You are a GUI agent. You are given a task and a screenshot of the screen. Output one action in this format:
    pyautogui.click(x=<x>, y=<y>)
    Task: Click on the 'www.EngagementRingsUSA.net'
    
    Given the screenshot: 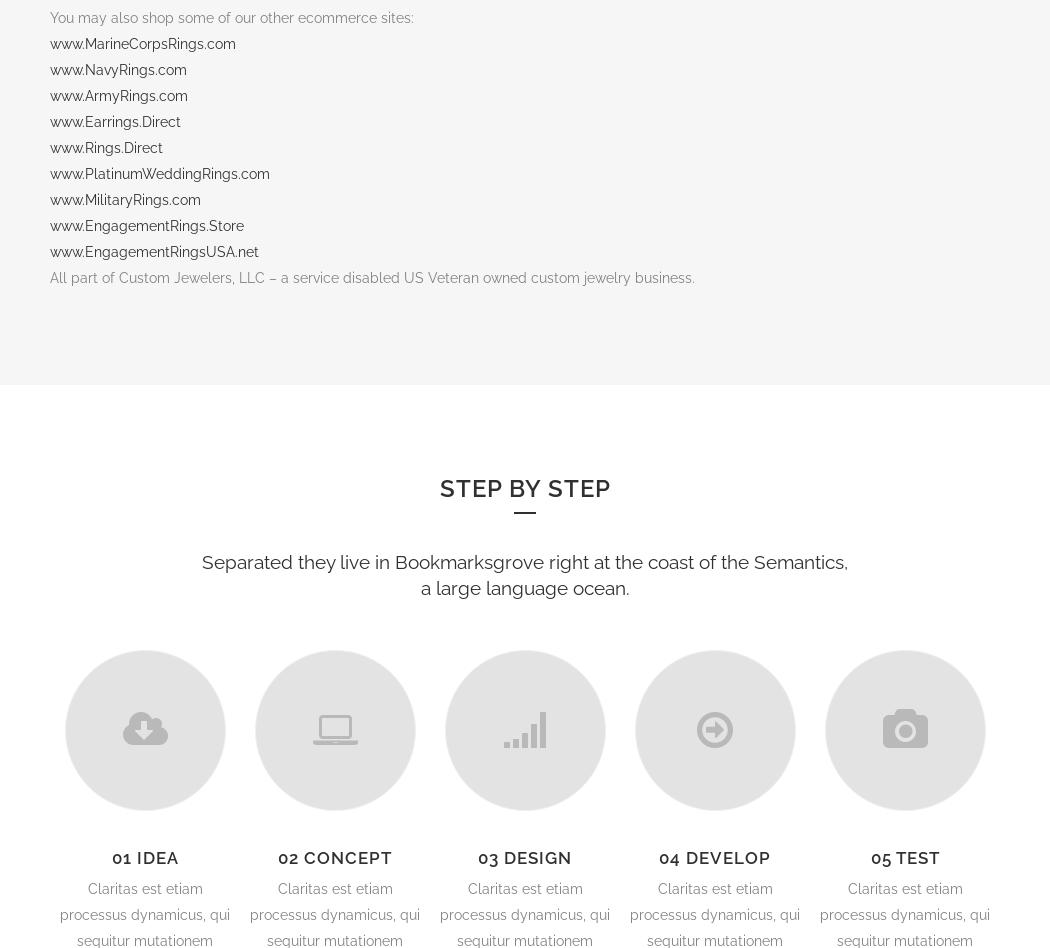 What is the action you would take?
    pyautogui.click(x=48, y=251)
    